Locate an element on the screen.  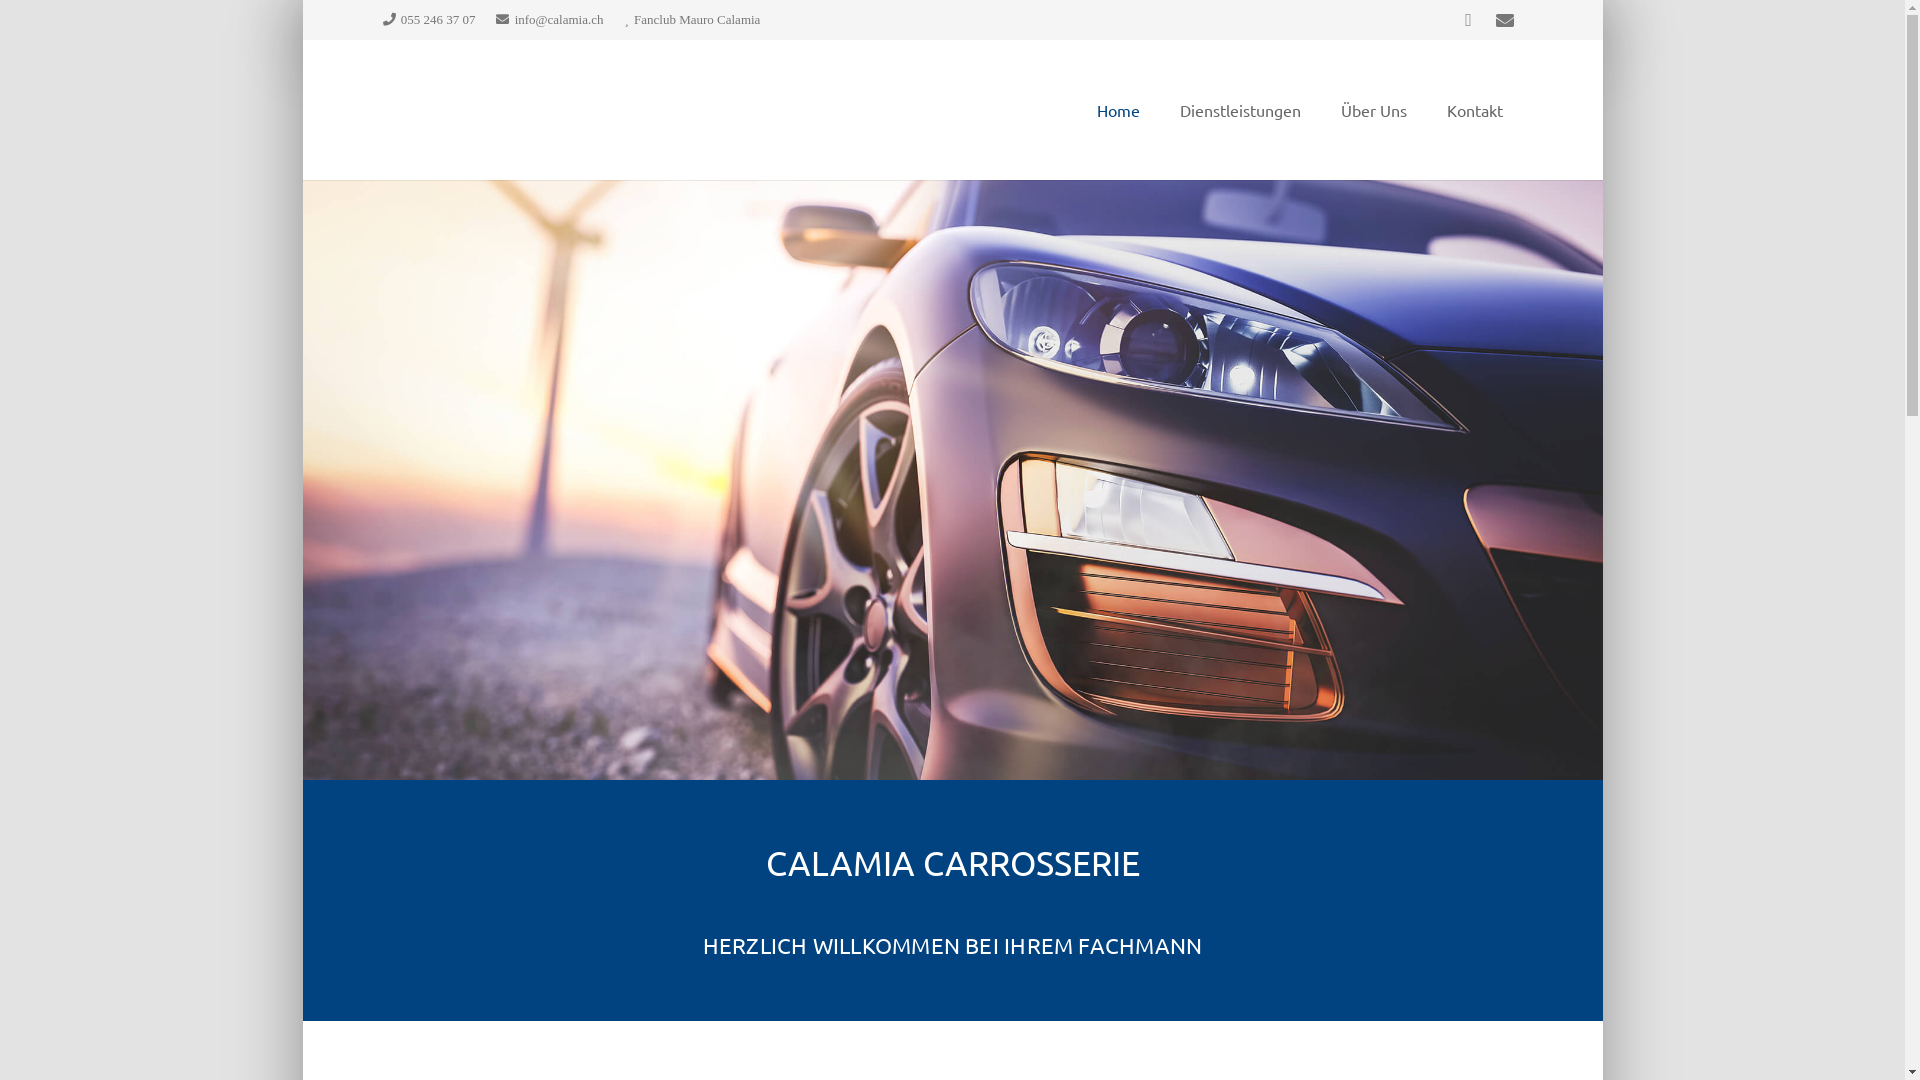
'Home' is located at coordinates (1116, 110).